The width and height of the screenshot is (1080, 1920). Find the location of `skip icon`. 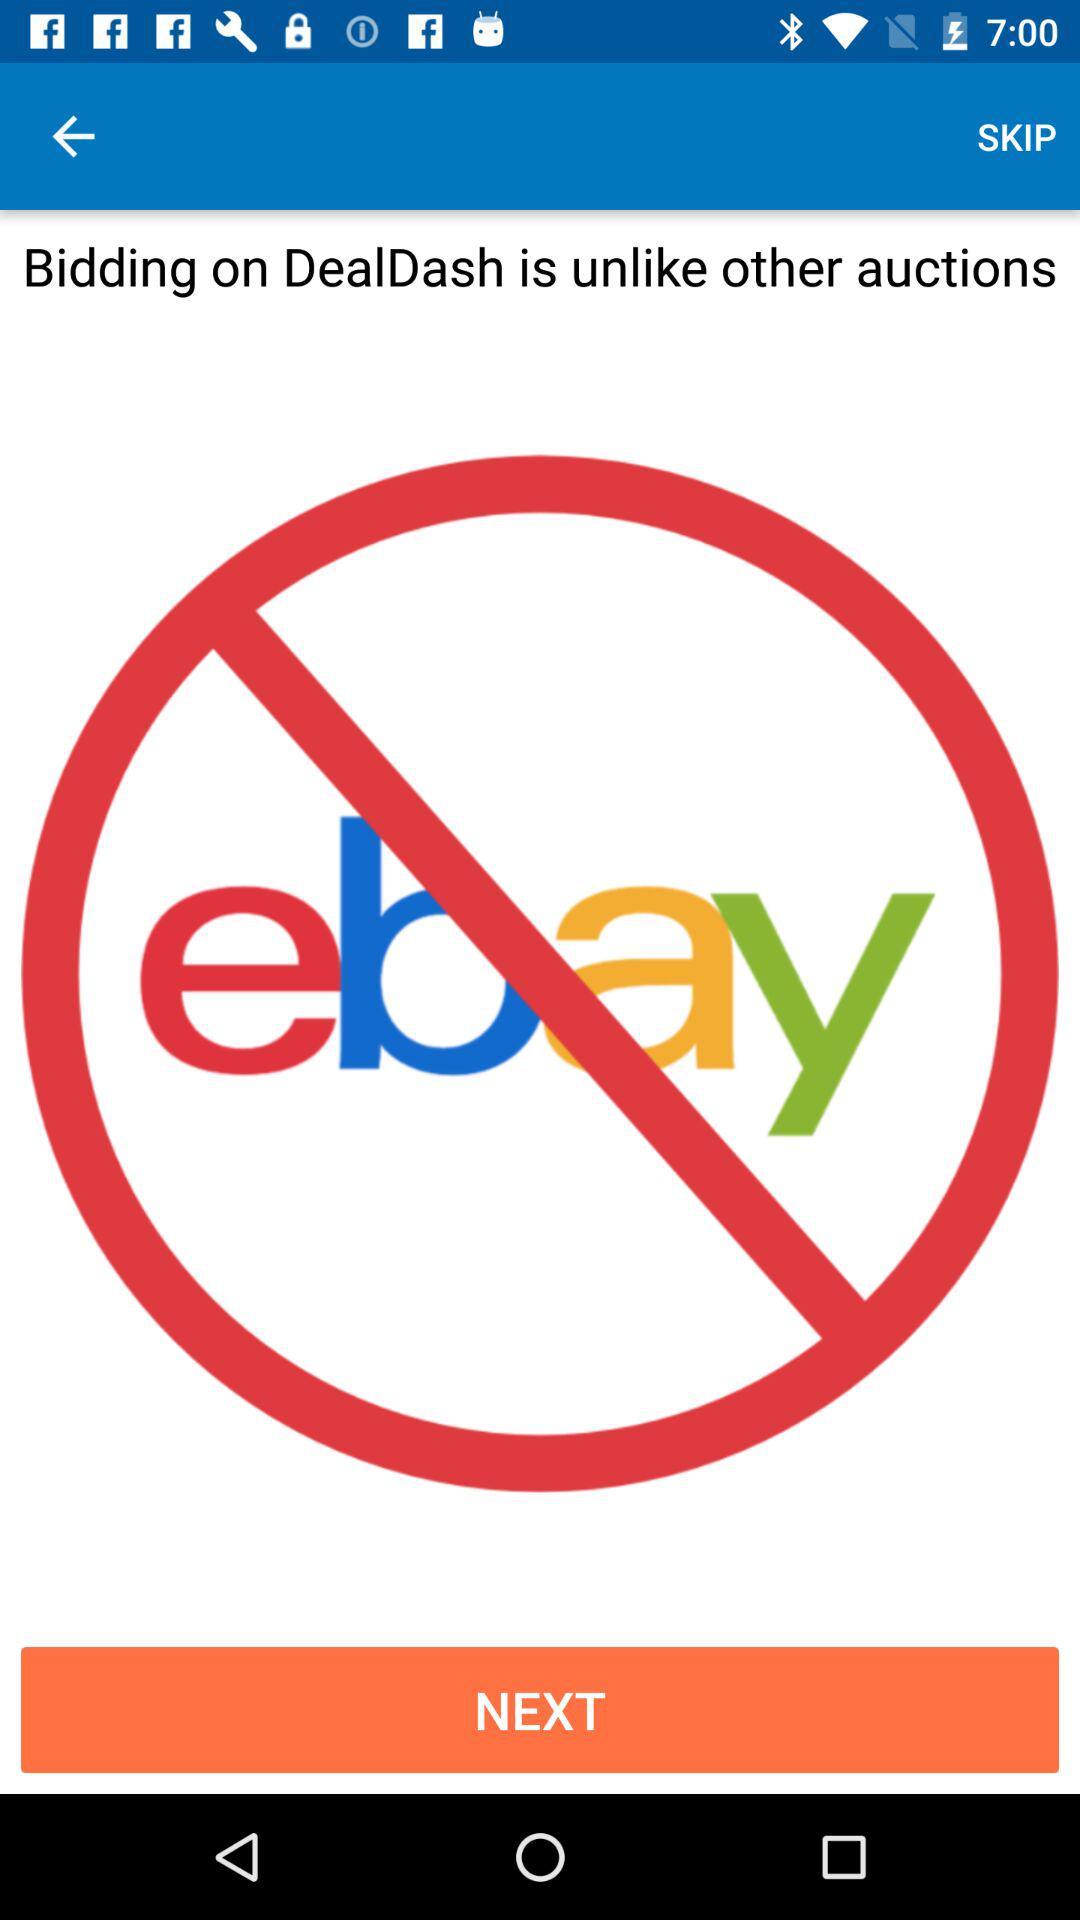

skip icon is located at coordinates (1017, 135).